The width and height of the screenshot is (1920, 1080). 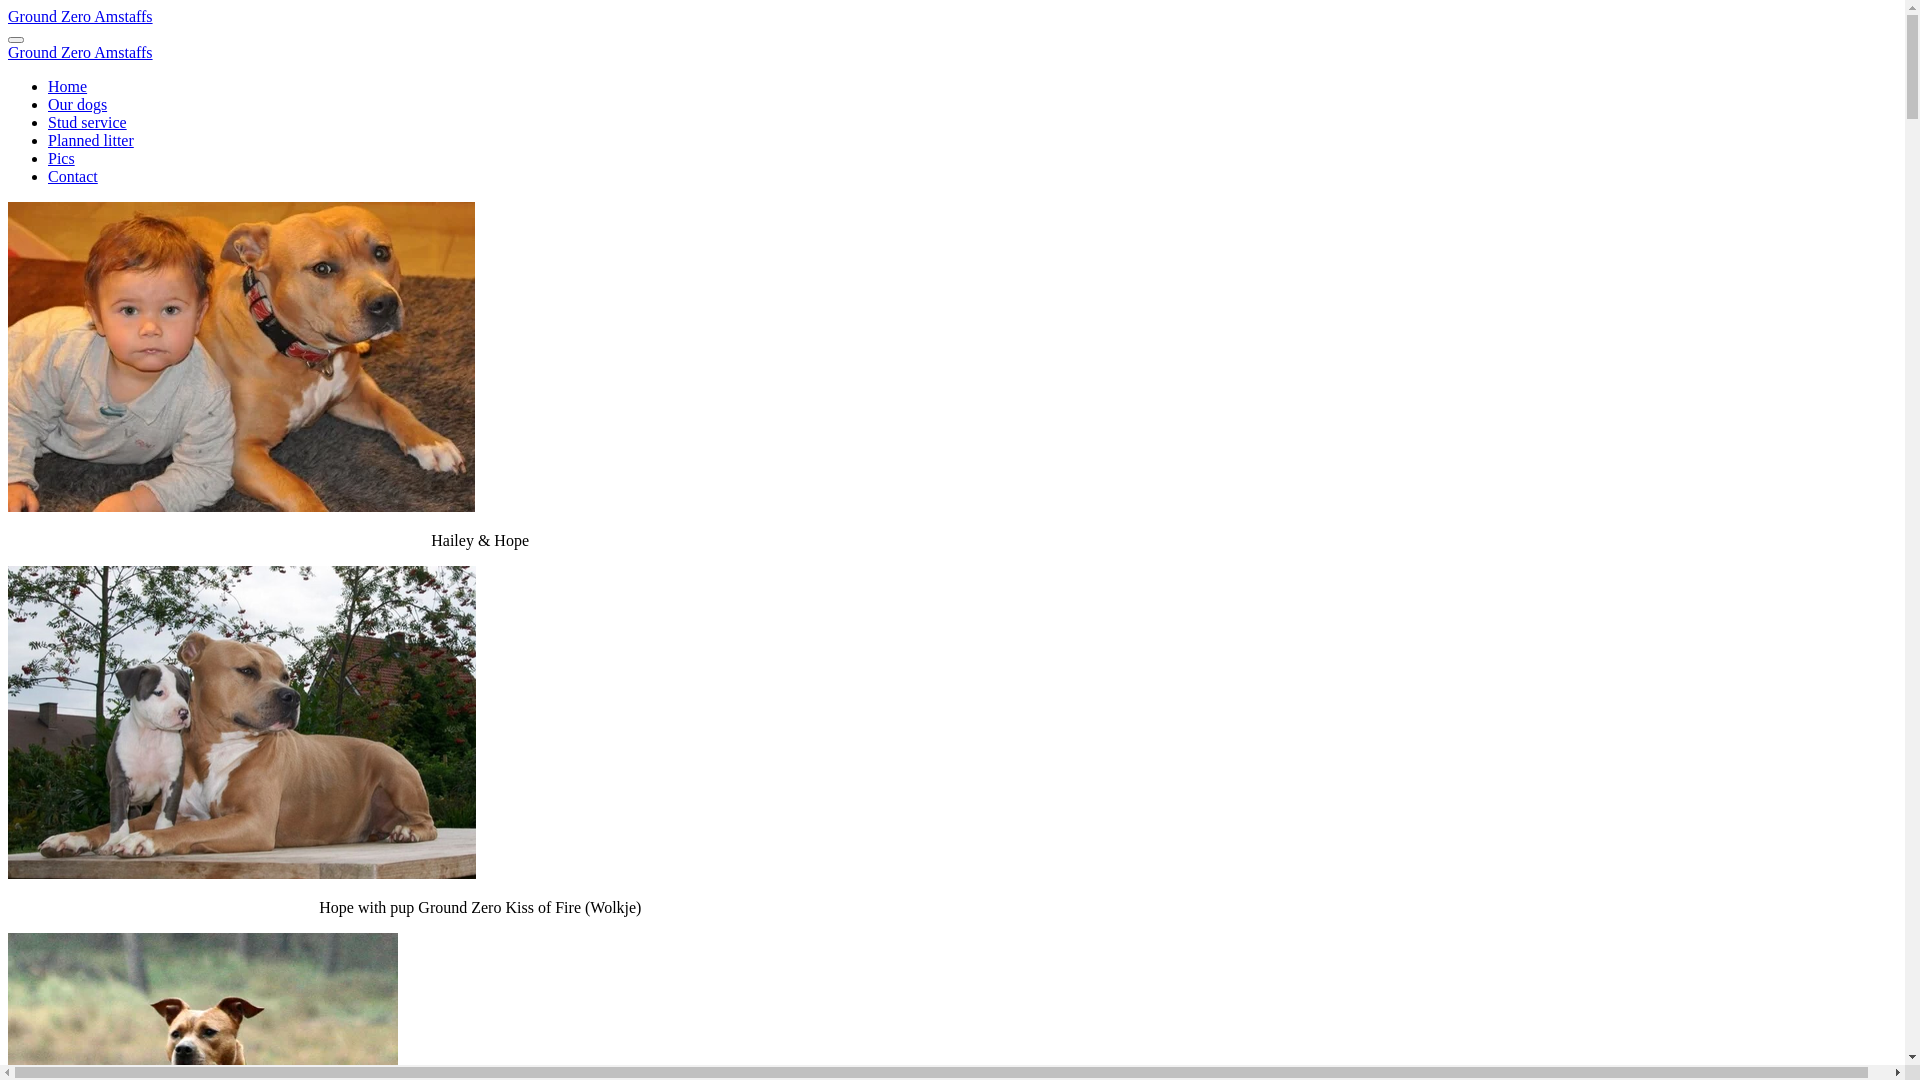 I want to click on 'Contact', so click(x=72, y=175).